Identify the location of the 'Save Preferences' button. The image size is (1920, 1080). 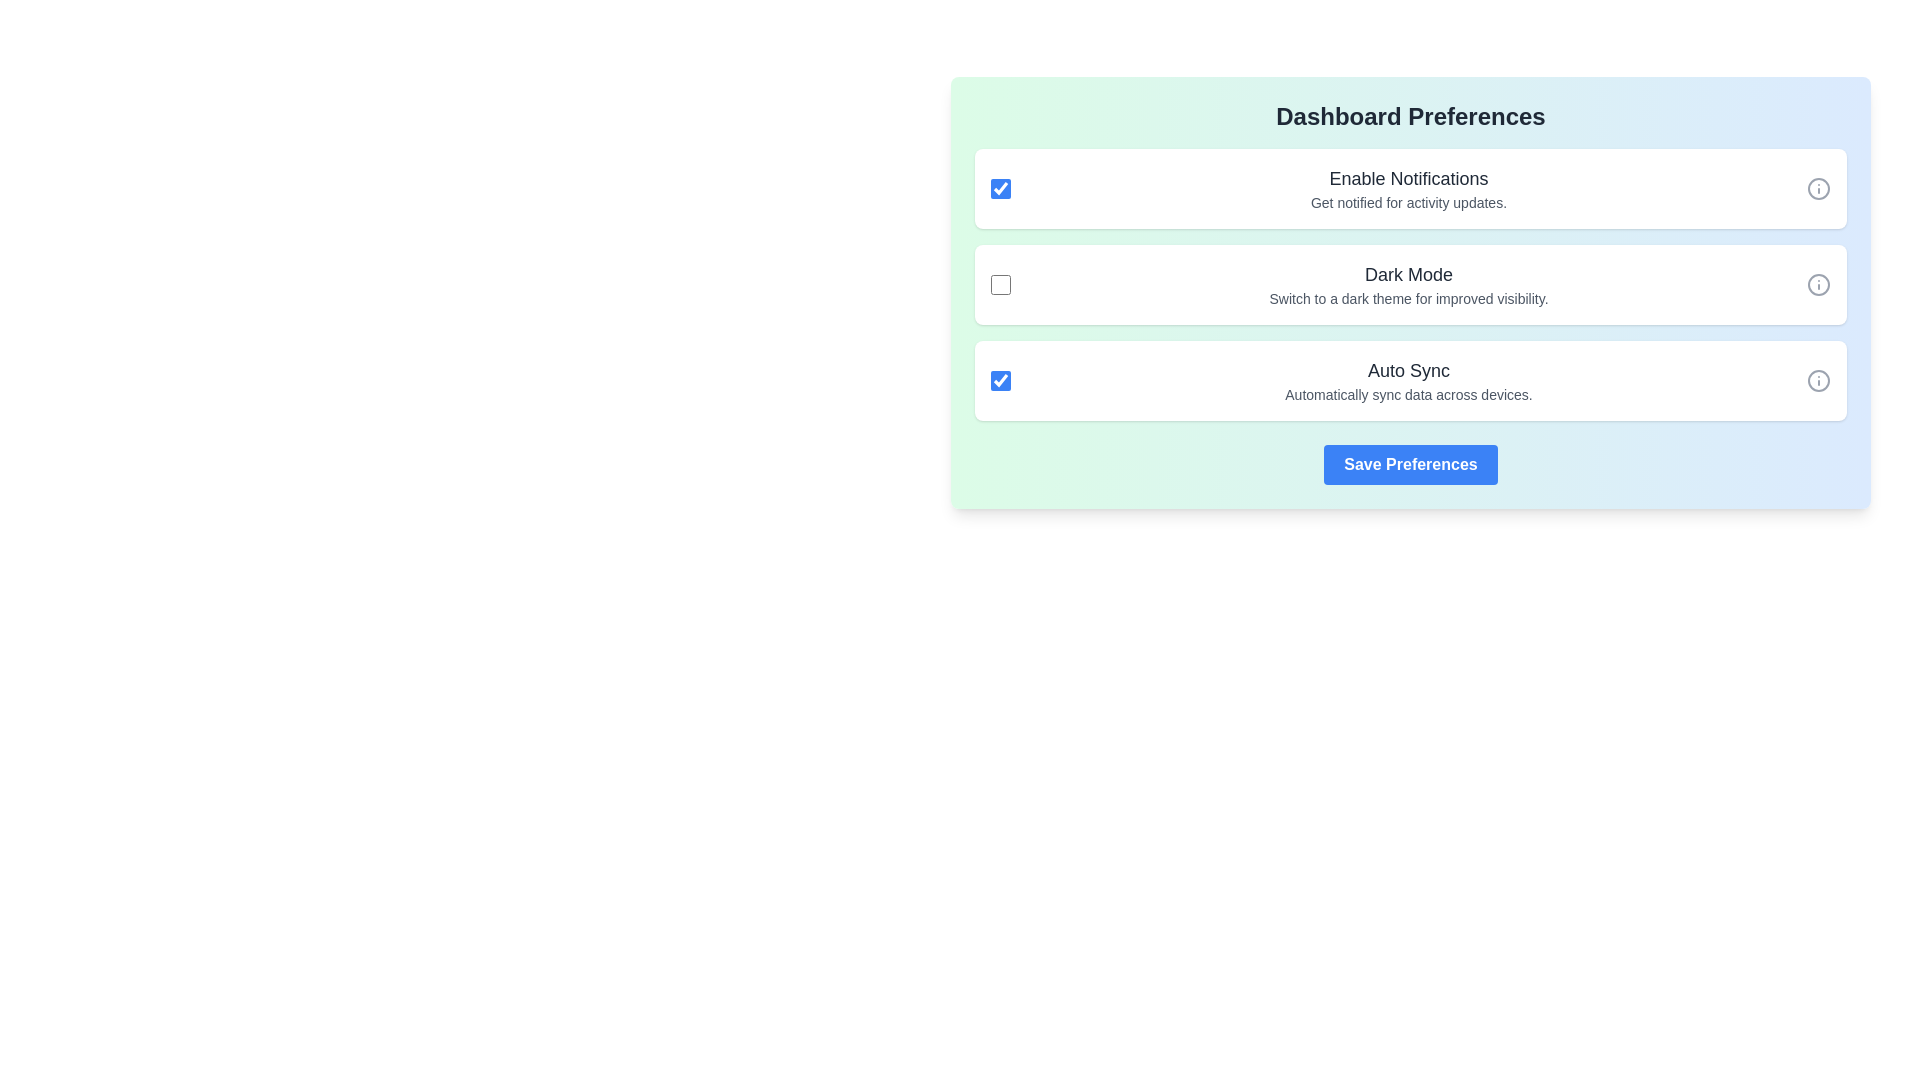
(1410, 465).